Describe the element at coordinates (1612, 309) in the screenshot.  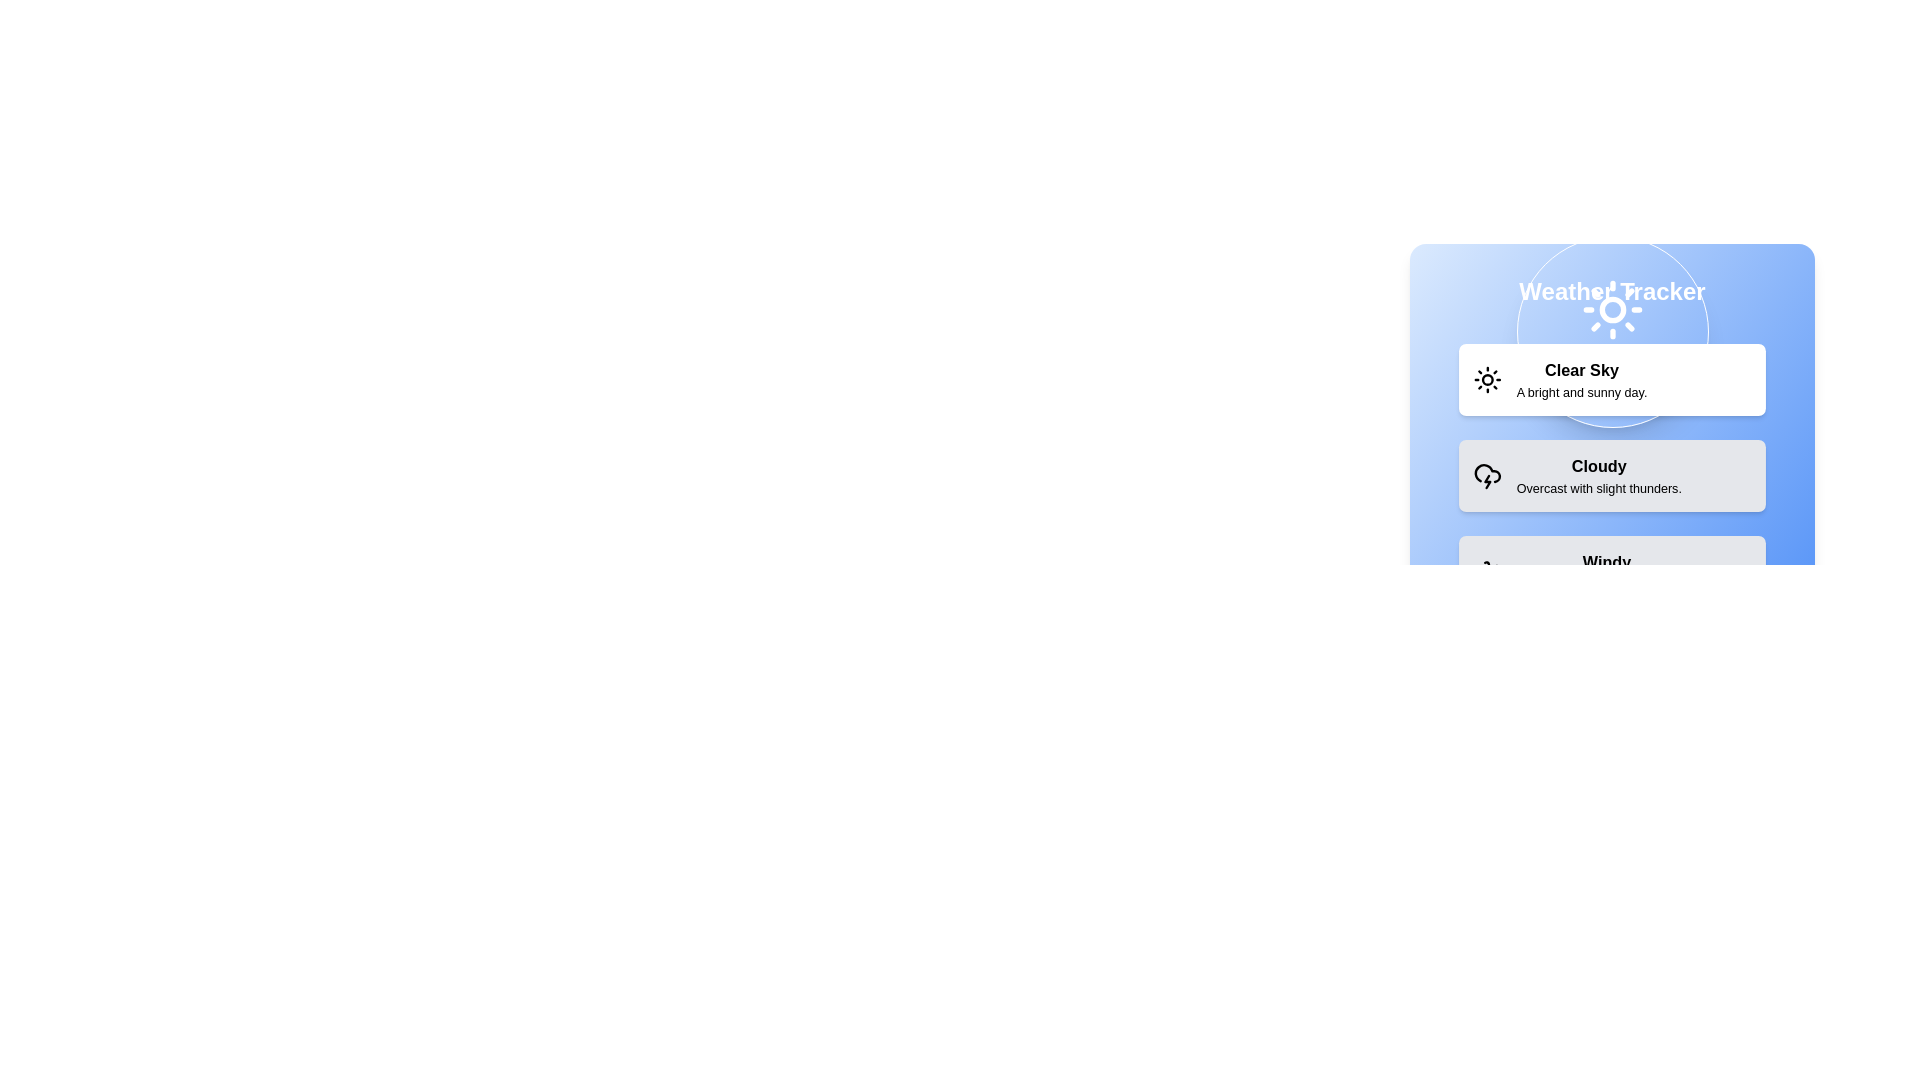
I see `the sun-shaped icon located at the top section of the interface, which is part of the 'Clear Sky' section, directly below the 'Weather Tracker' header` at that location.